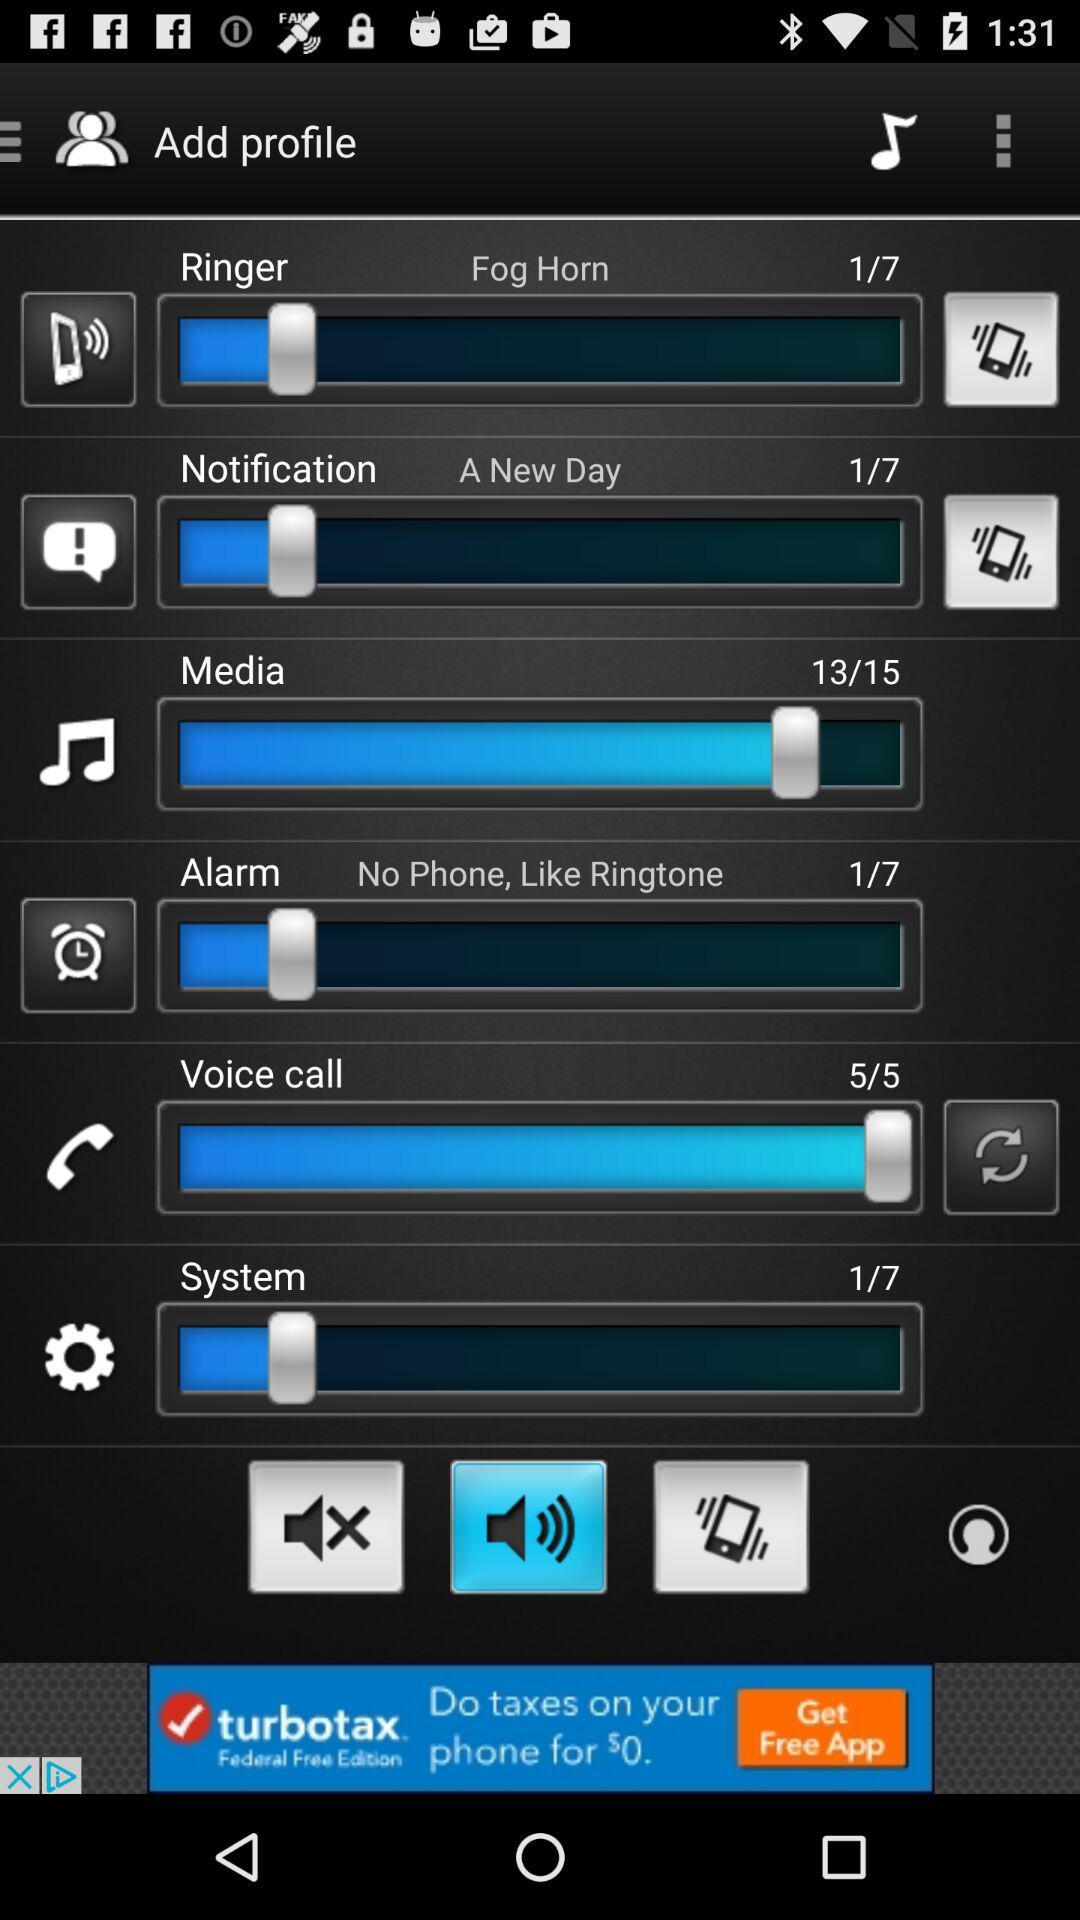 This screenshot has width=1080, height=1920. What do you see at coordinates (77, 1022) in the screenshot?
I see `the time icon` at bounding box center [77, 1022].